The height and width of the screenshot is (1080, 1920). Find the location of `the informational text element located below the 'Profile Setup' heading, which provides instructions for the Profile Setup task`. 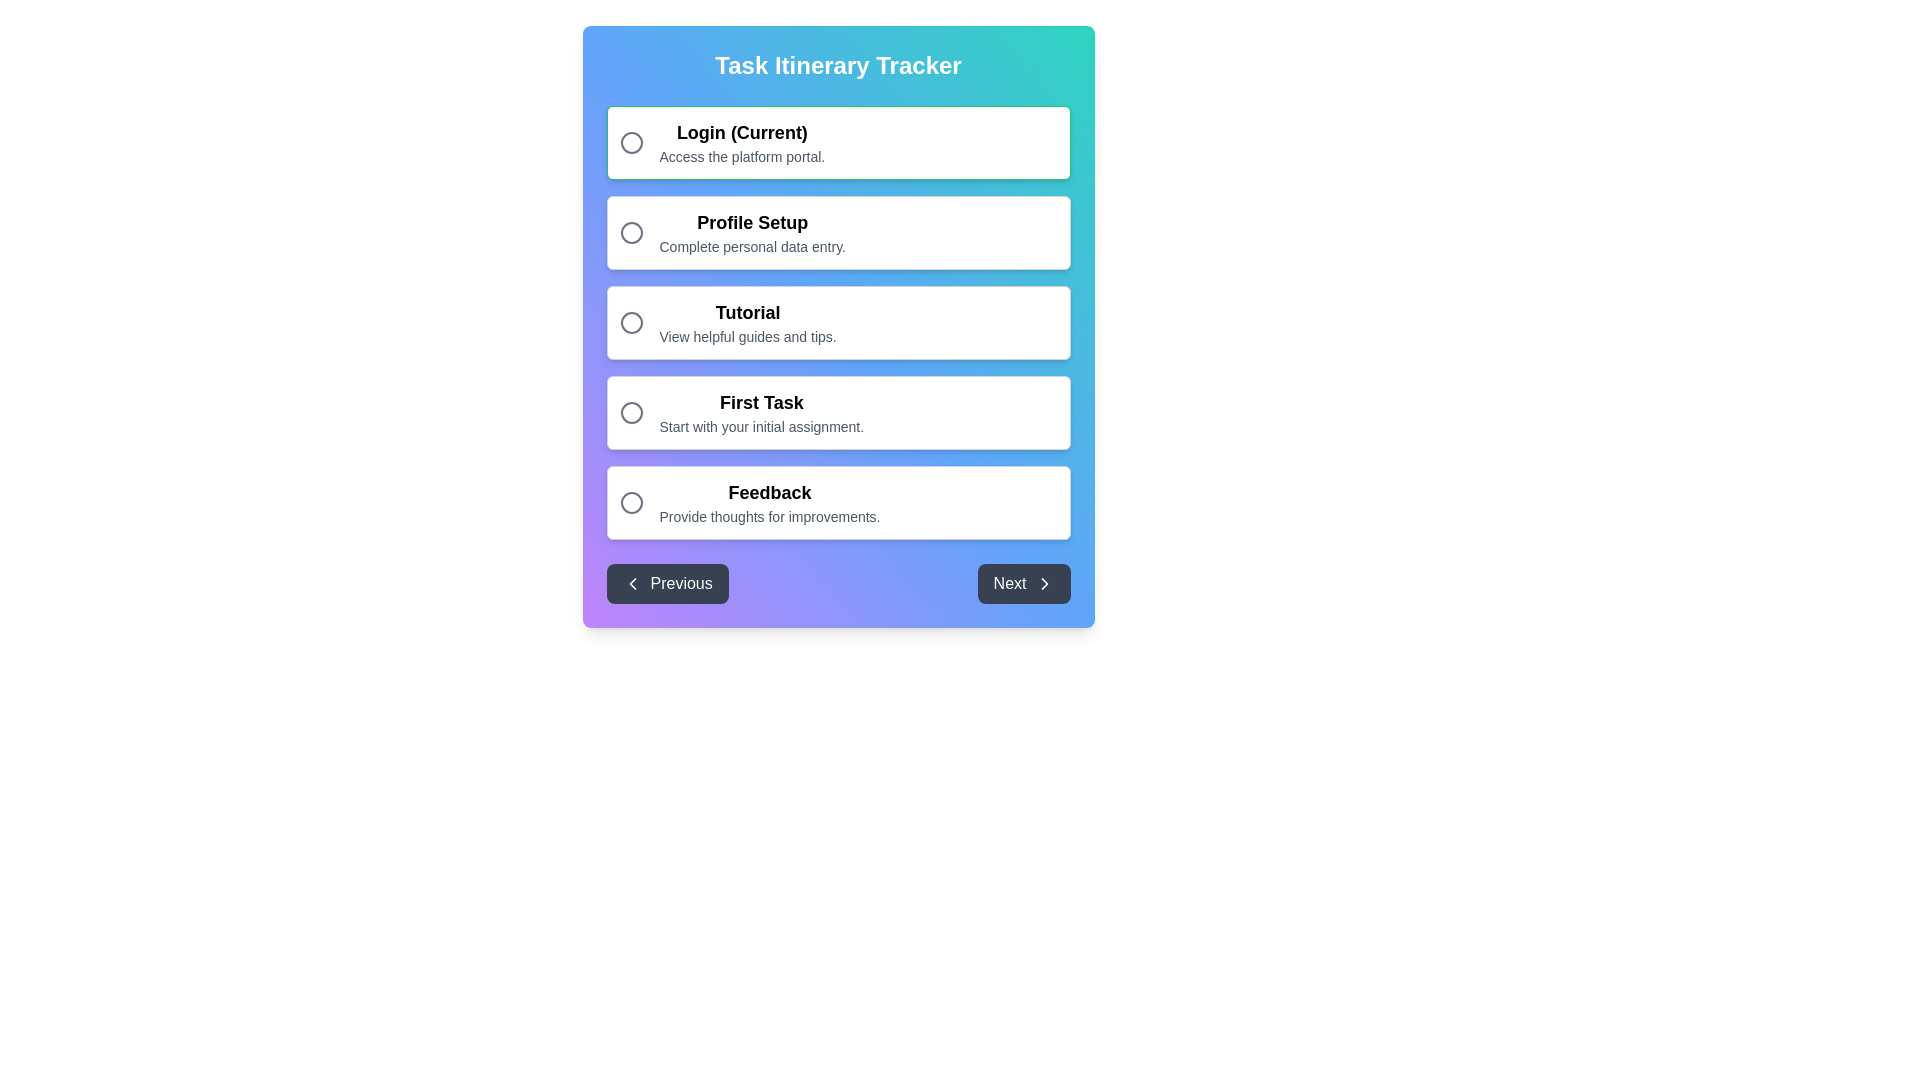

the informational text element located below the 'Profile Setup' heading, which provides instructions for the Profile Setup task is located at coordinates (751, 245).